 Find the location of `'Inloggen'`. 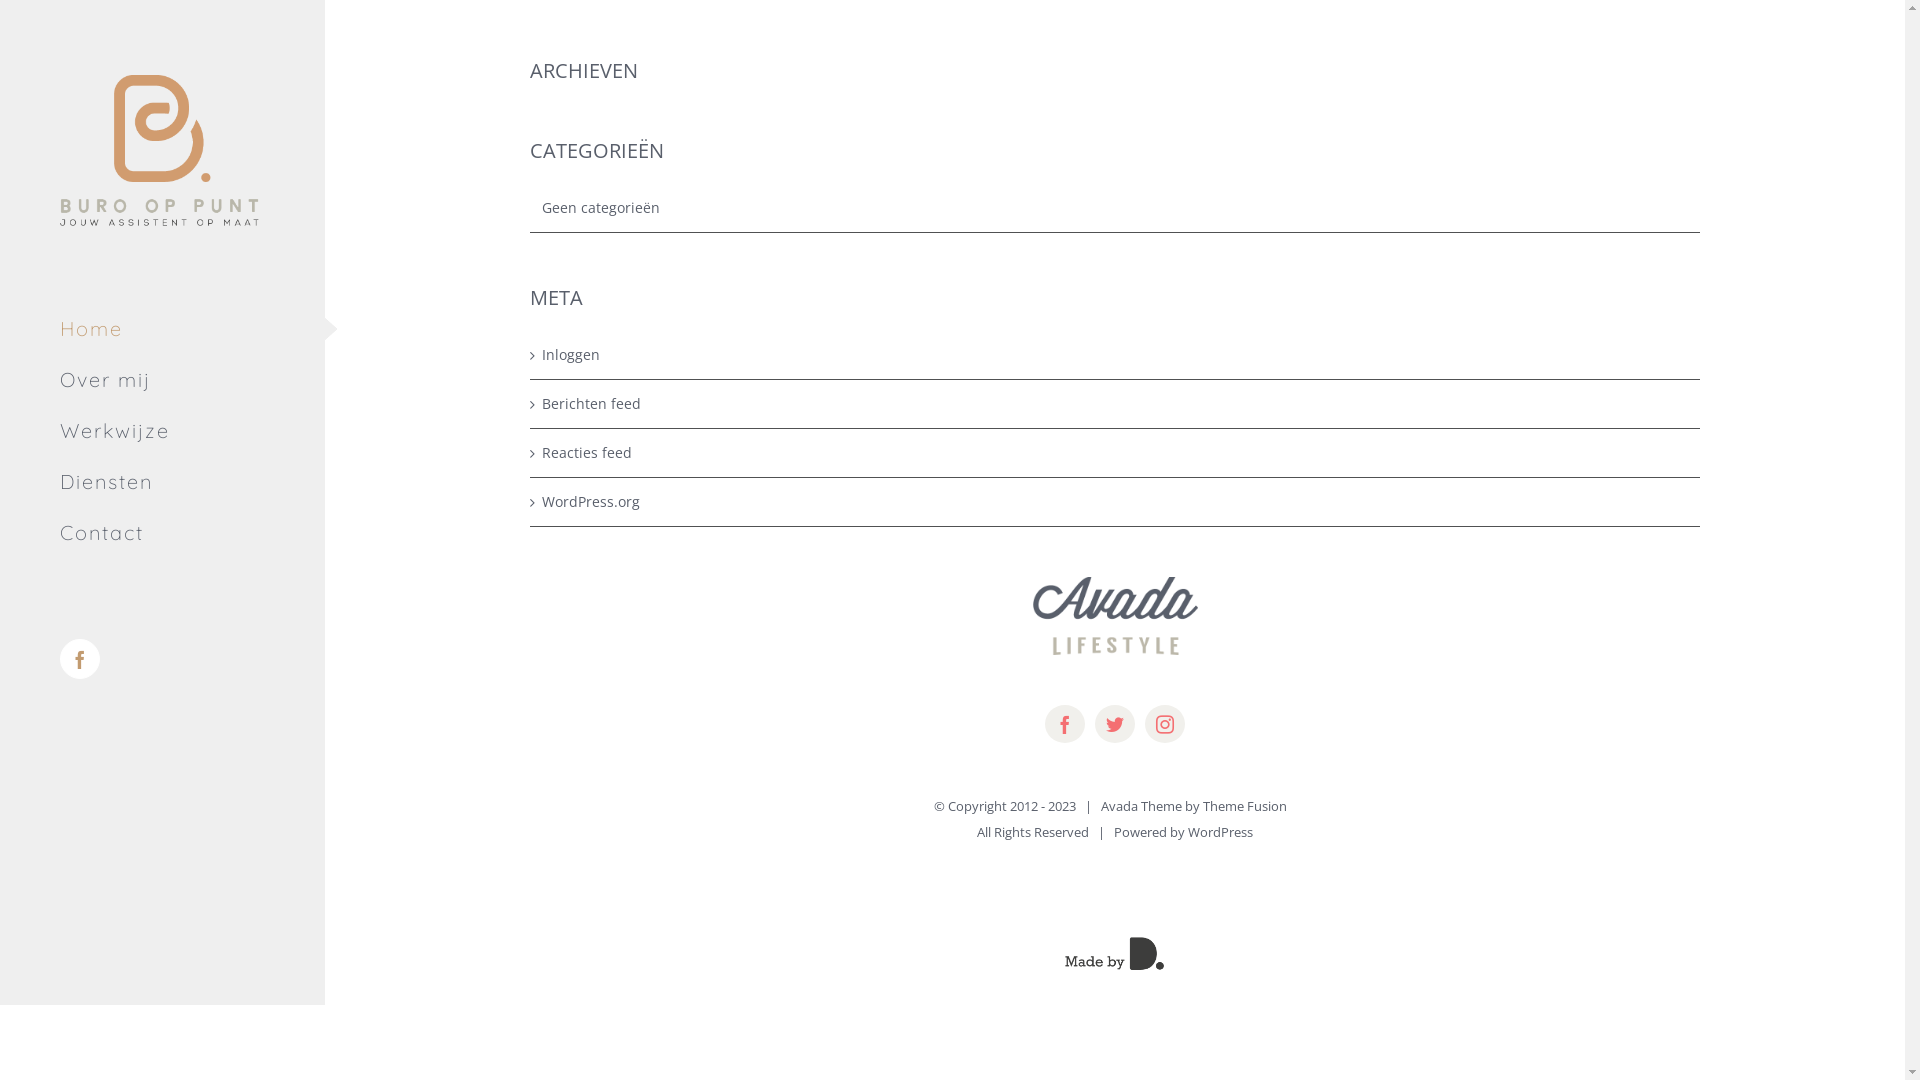

'Inloggen' is located at coordinates (1115, 353).